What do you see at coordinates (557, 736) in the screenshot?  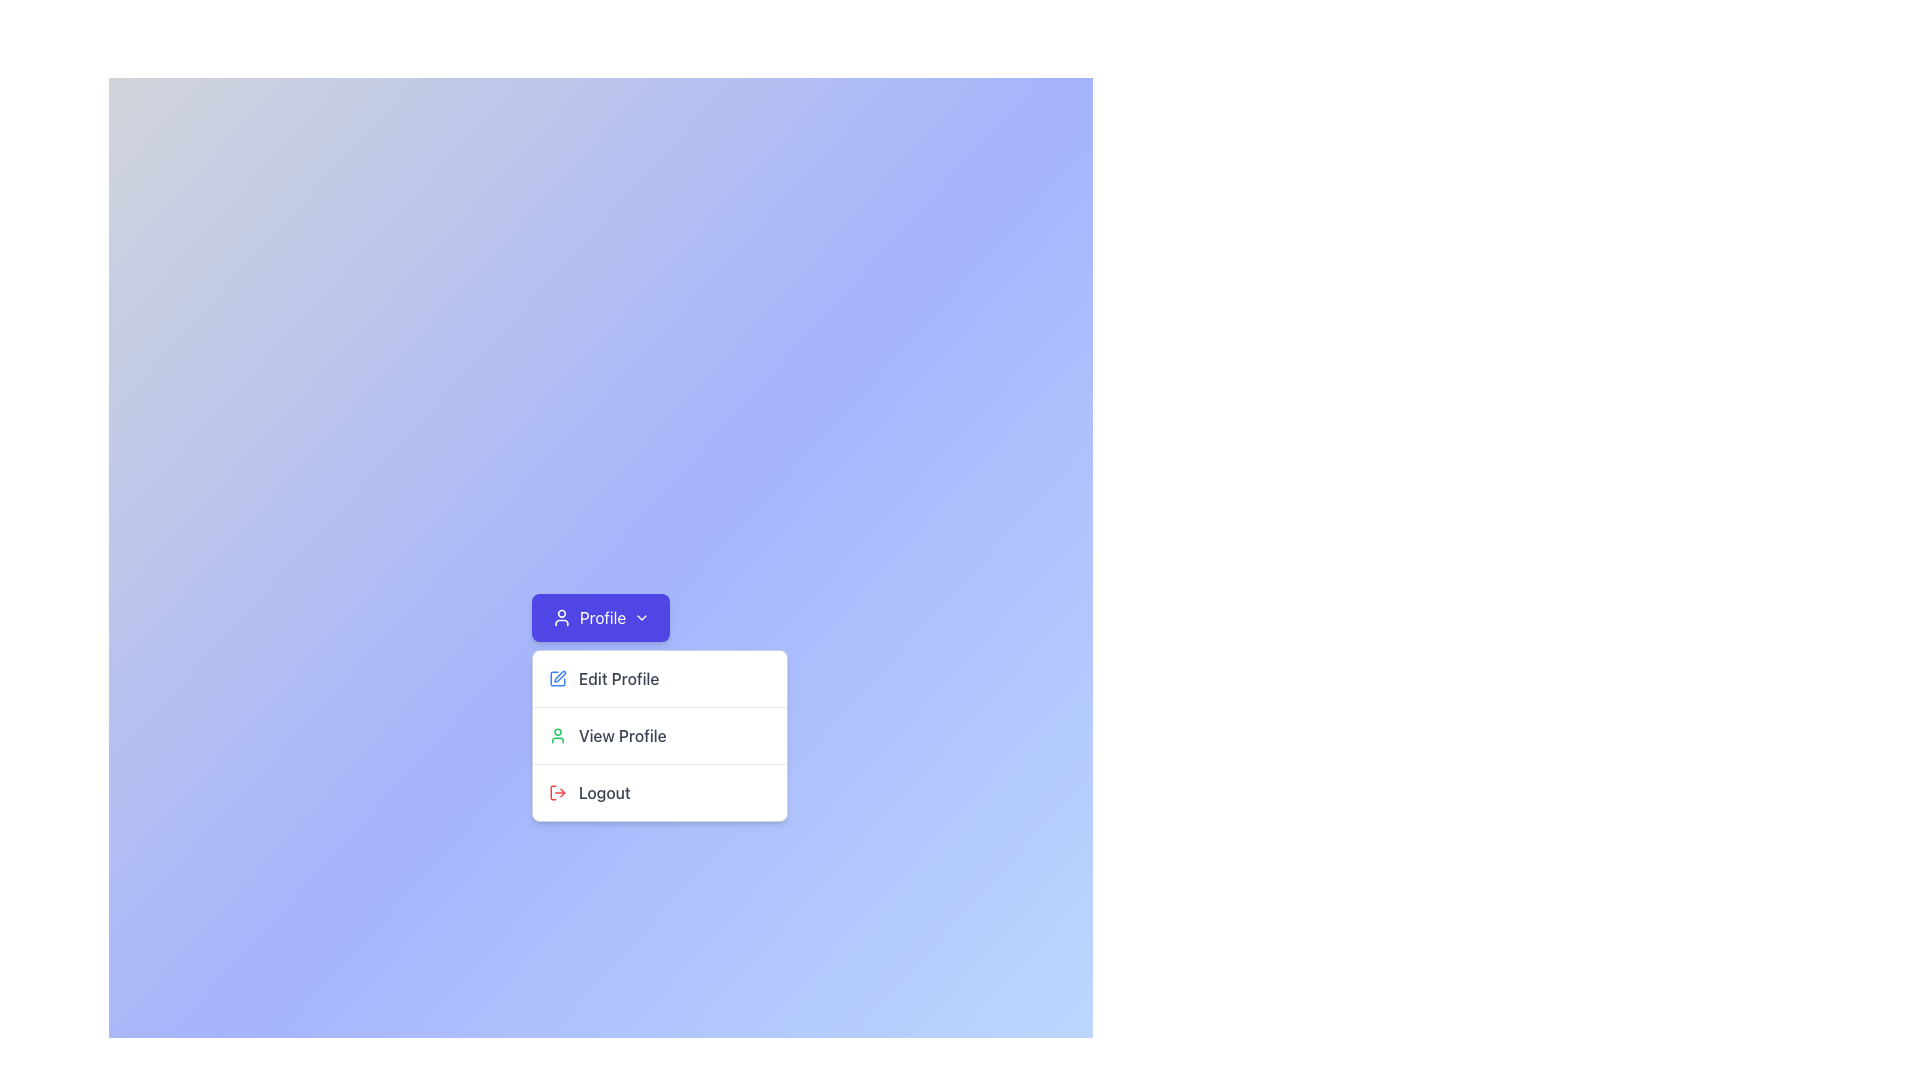 I see `the green user icon within the 'View Profile' menu item, which features a green border and the text 'View Profile' to its right` at bounding box center [557, 736].